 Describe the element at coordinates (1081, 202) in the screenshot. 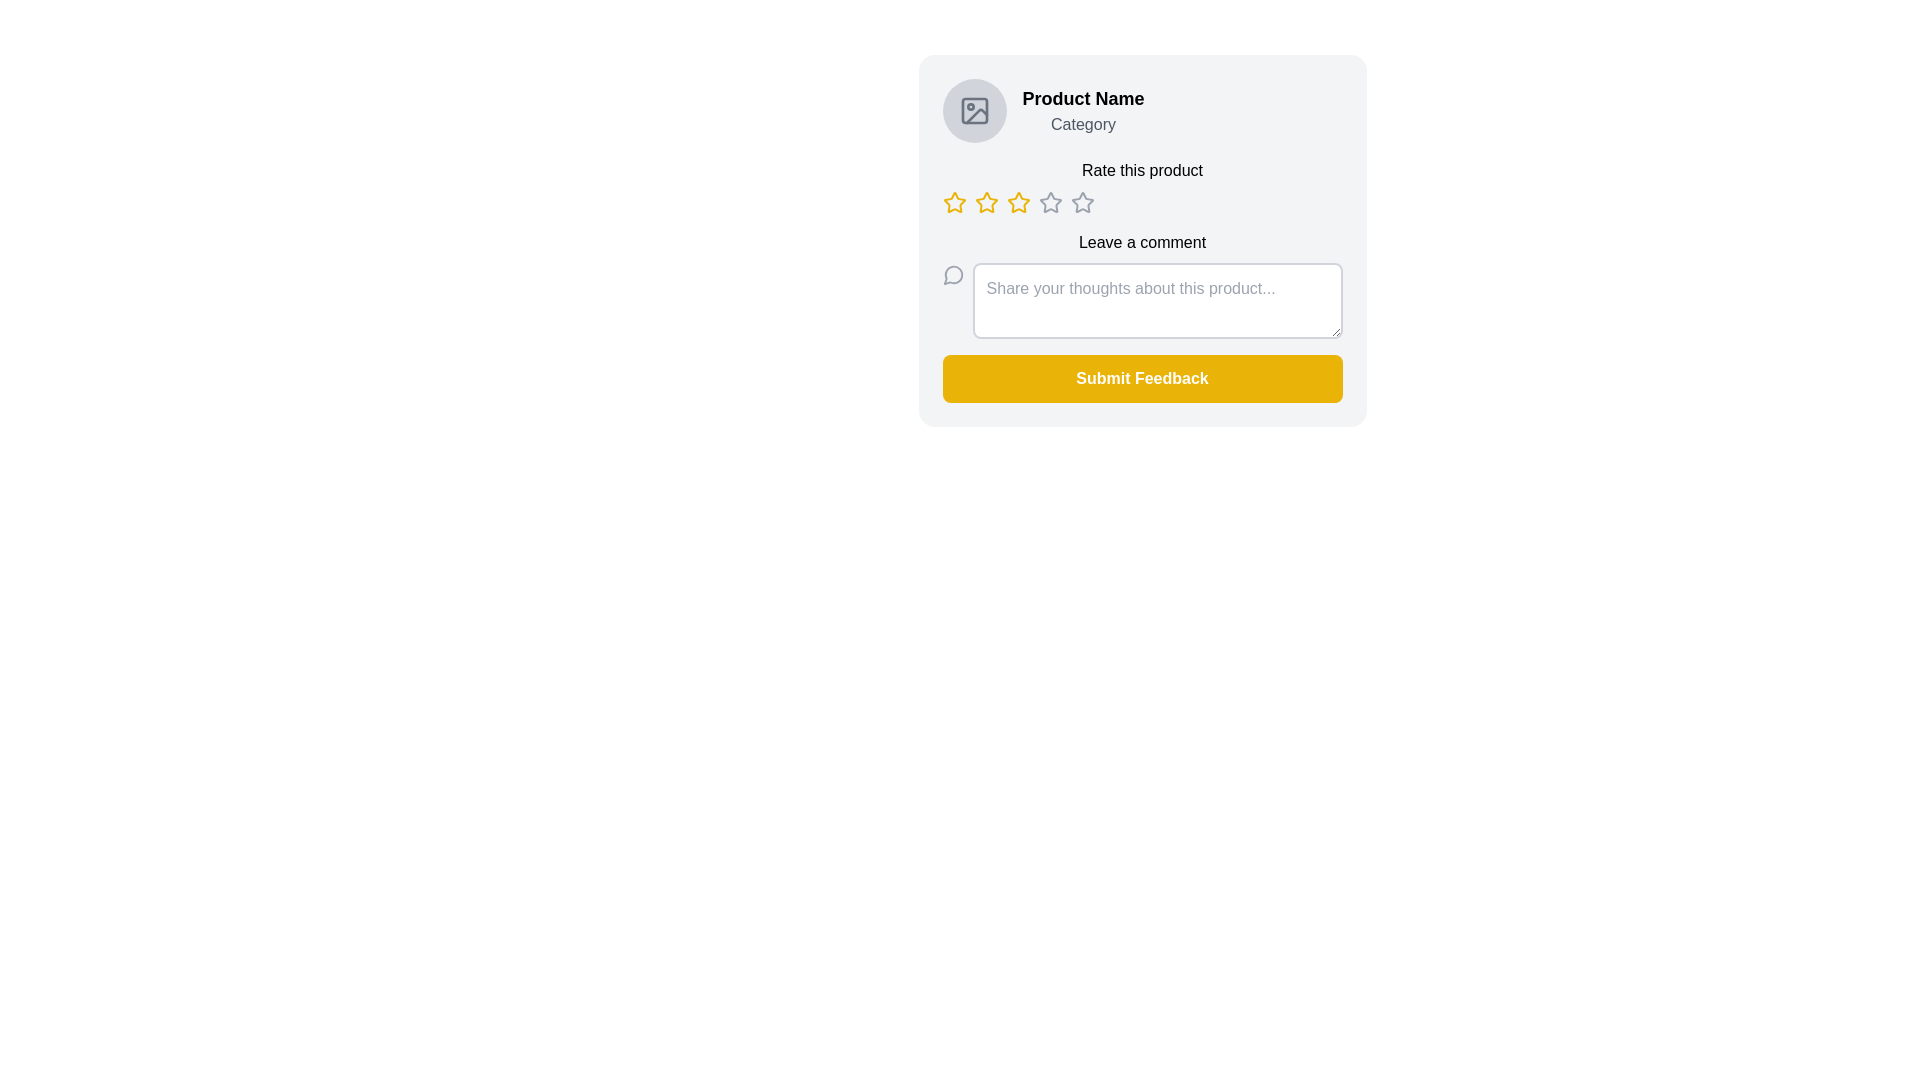

I see `the fourth rating star in the five-star rating widget` at that location.